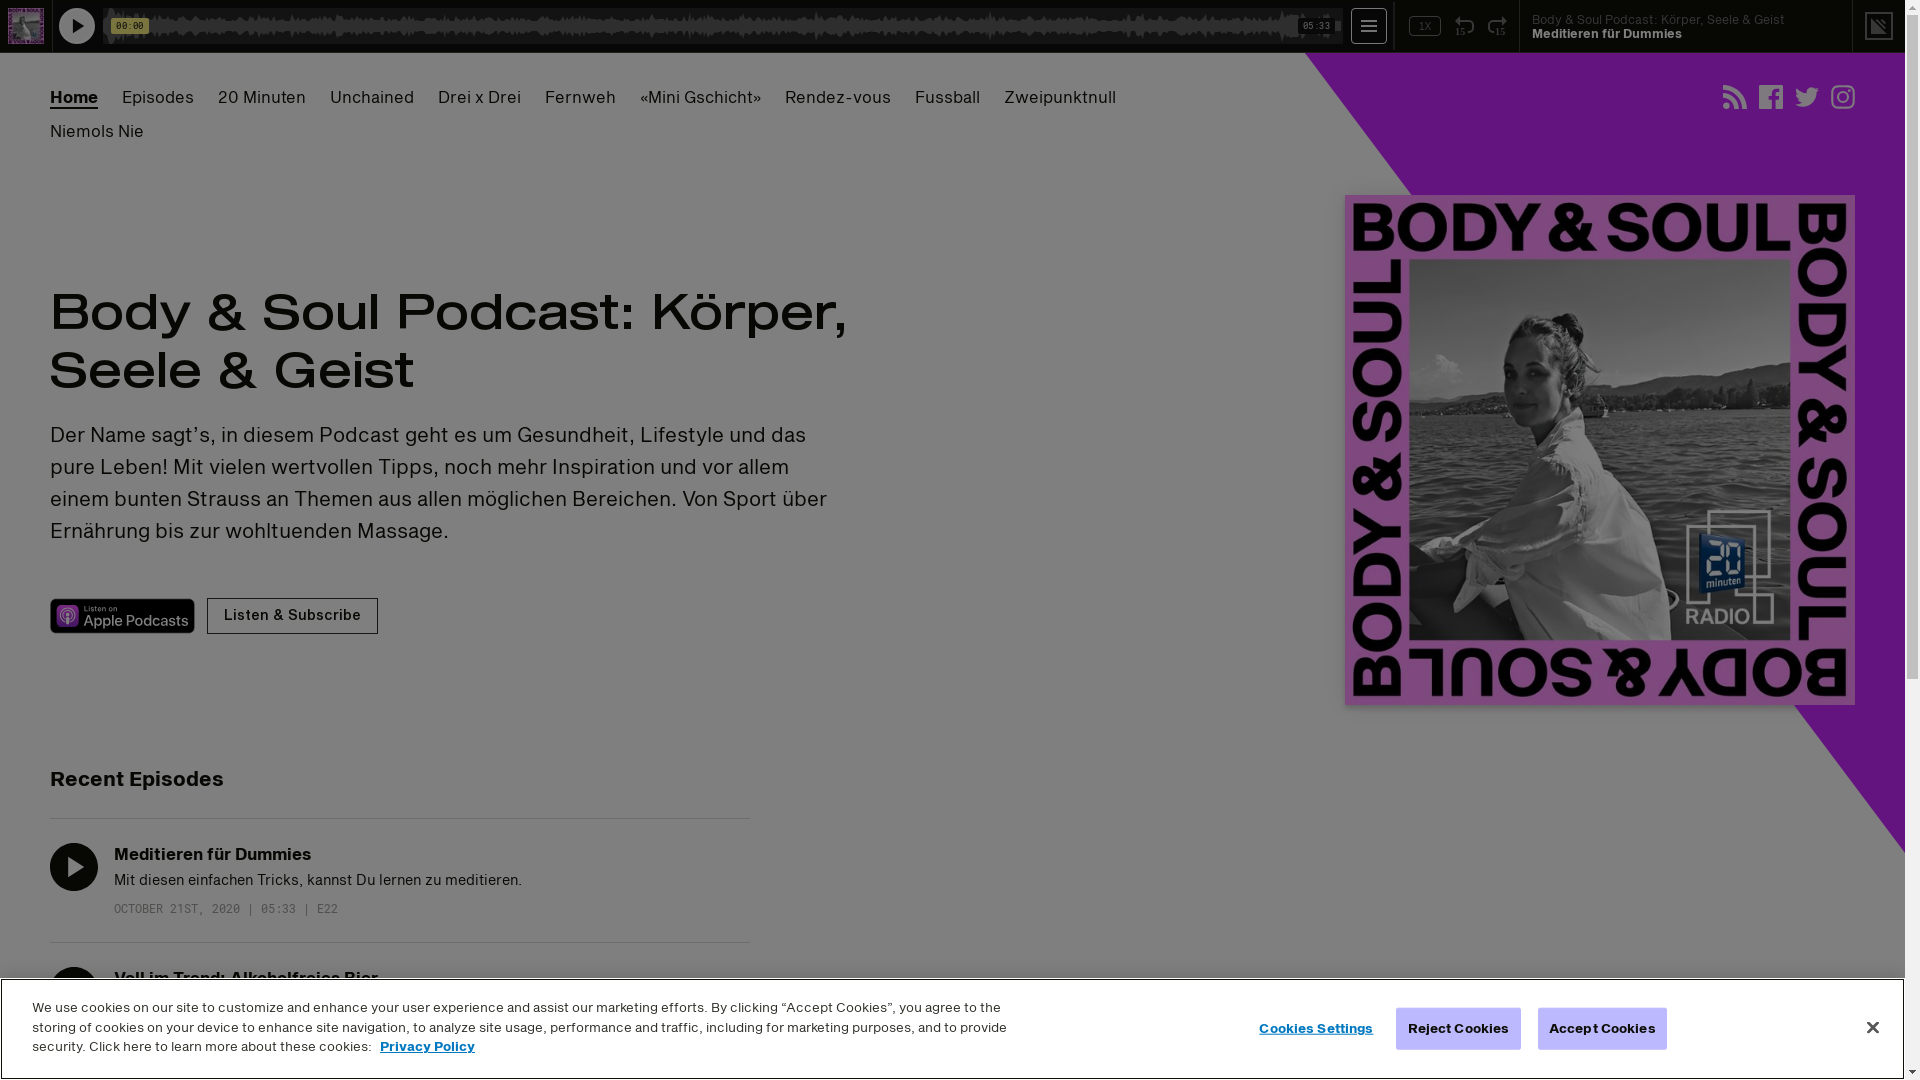 The height and width of the screenshot is (1080, 1920). I want to click on 'Rendez-vous', so click(784, 96).